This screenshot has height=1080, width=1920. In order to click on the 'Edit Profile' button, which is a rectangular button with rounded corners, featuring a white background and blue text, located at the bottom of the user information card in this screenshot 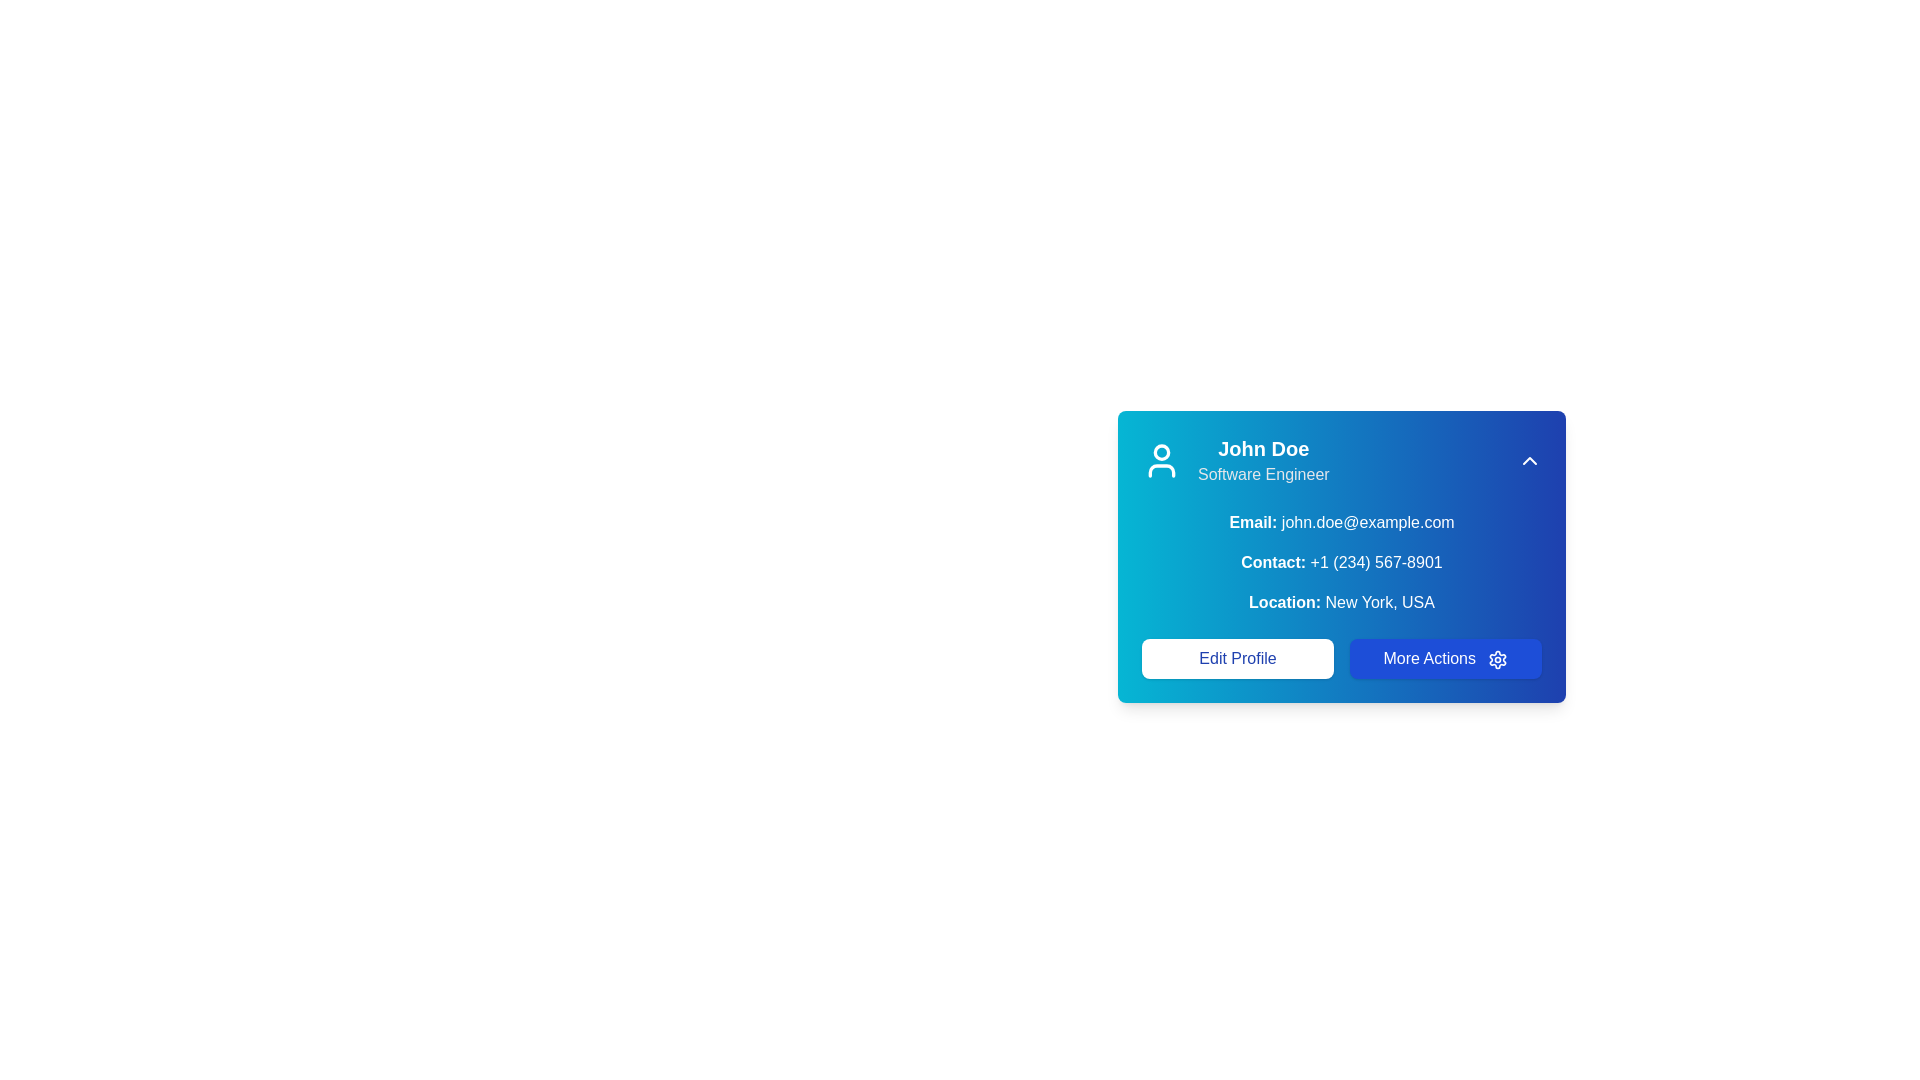, I will do `click(1237, 659)`.